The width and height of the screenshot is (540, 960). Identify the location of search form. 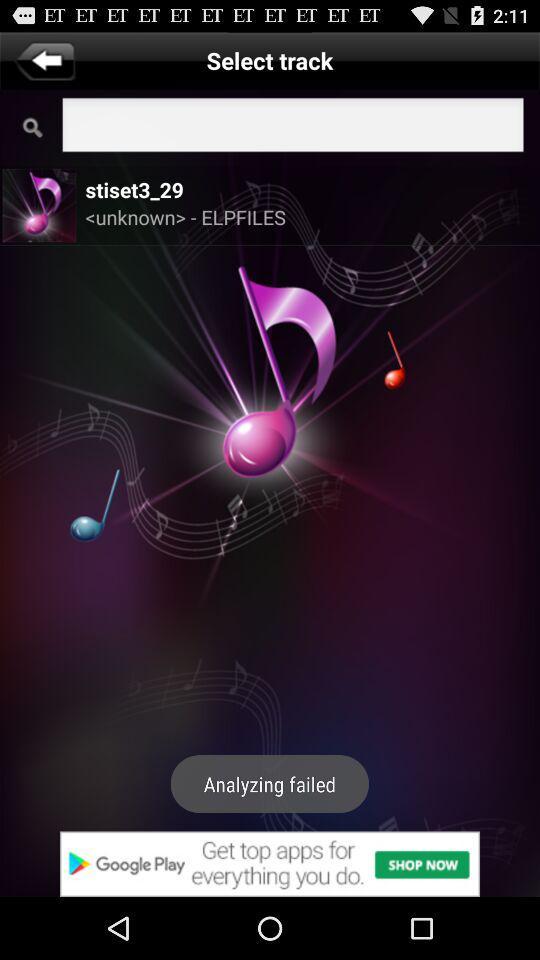
(292, 126).